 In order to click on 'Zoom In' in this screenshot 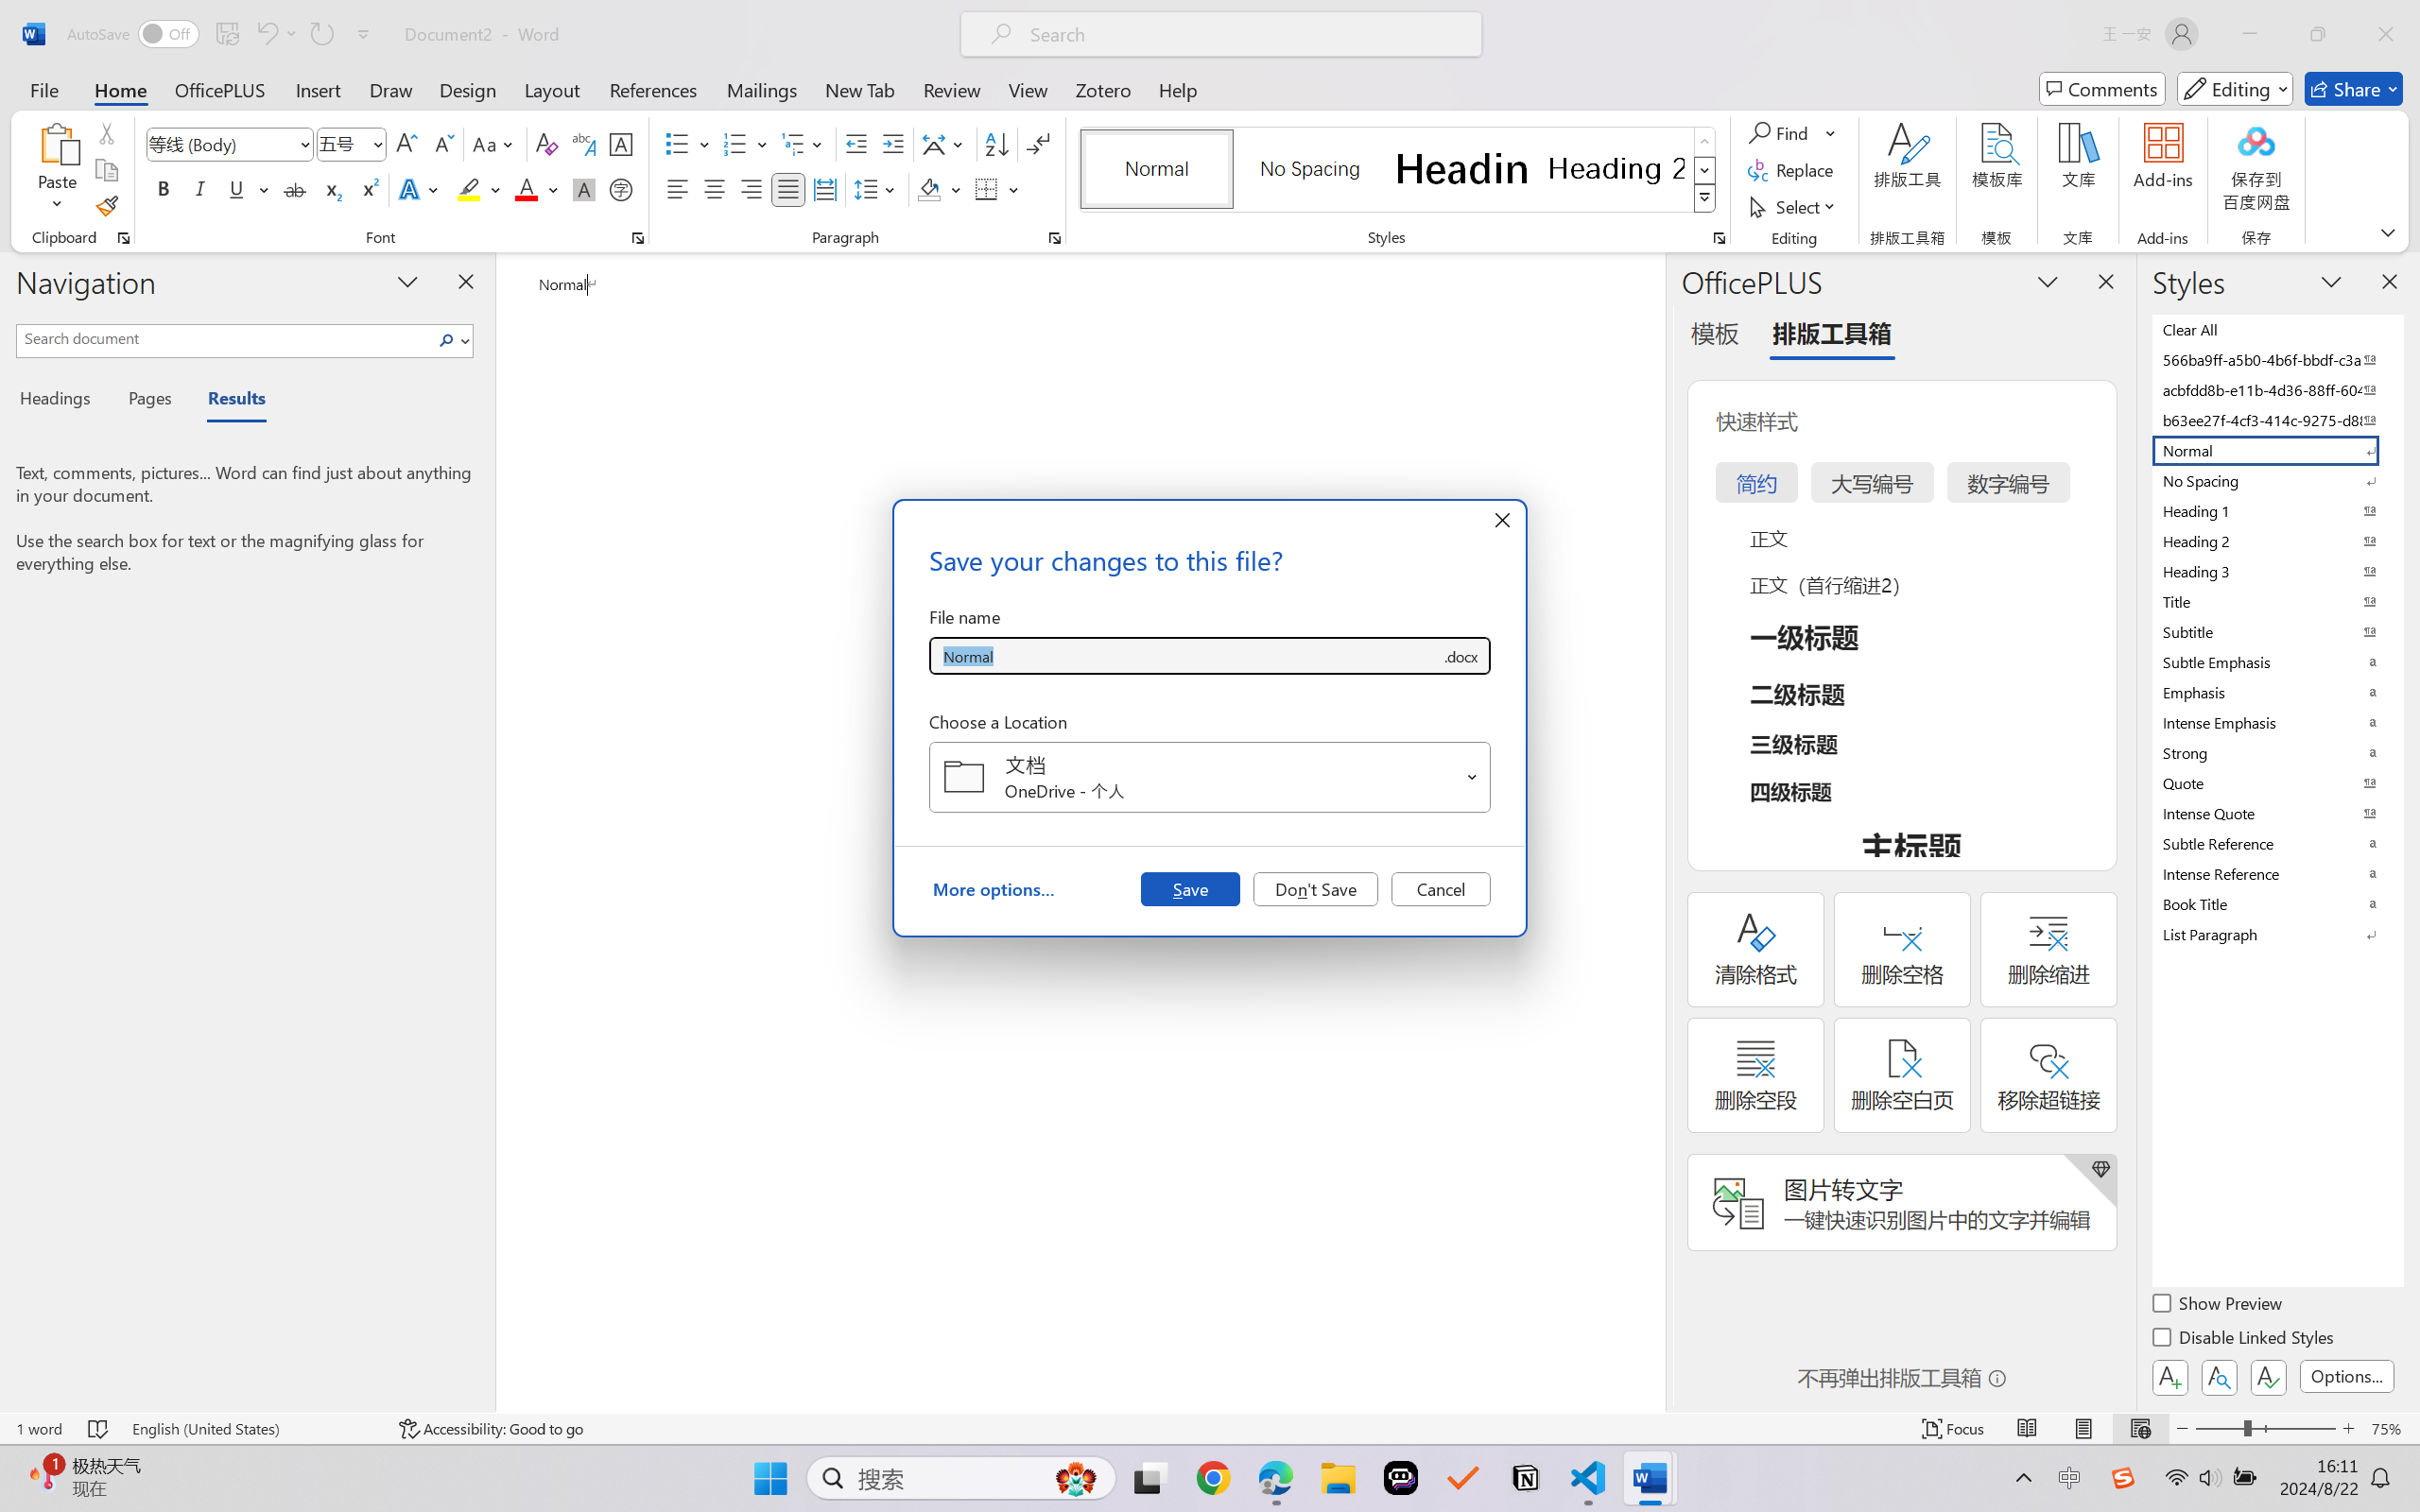, I will do `click(2348, 1428)`.